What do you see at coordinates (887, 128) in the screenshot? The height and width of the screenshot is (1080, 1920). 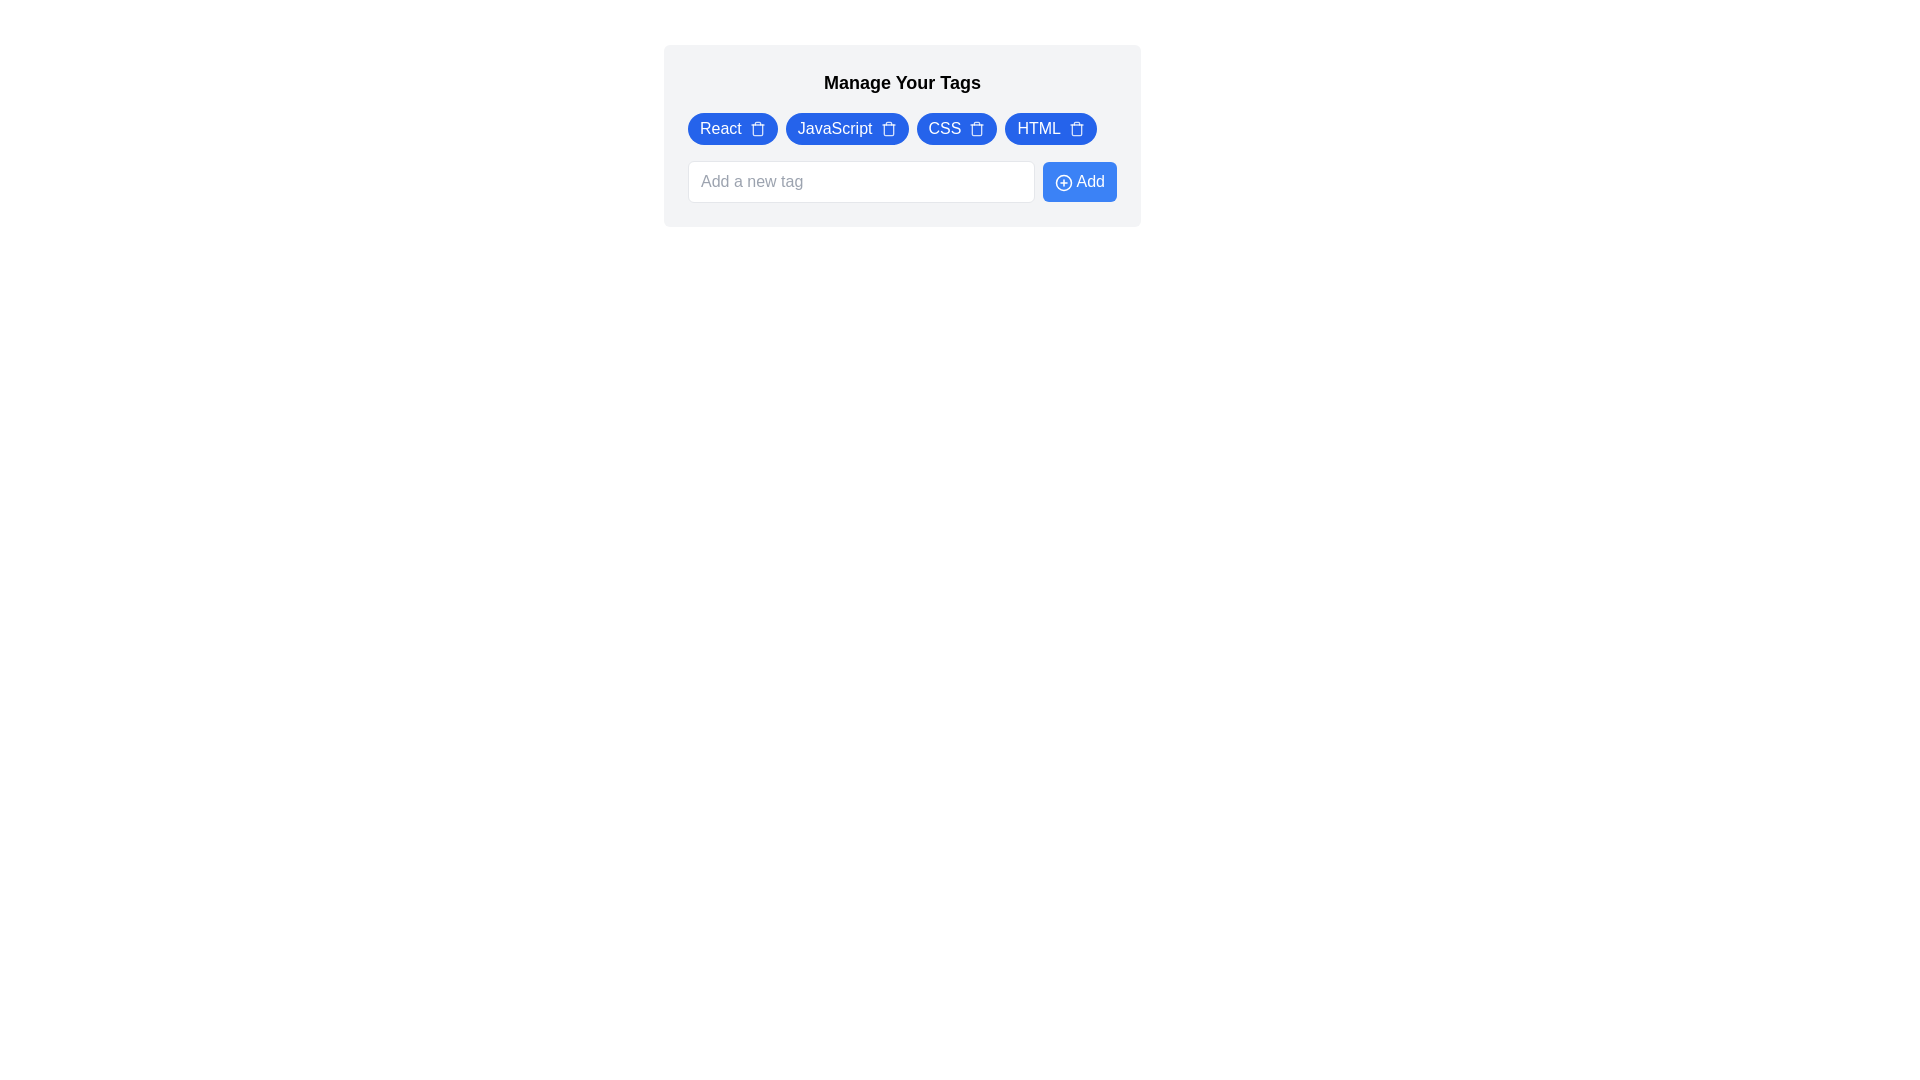 I see `the trash can icon button located on the far right of the 'JavaScript' tag section to potentially see a tooltip` at bounding box center [887, 128].